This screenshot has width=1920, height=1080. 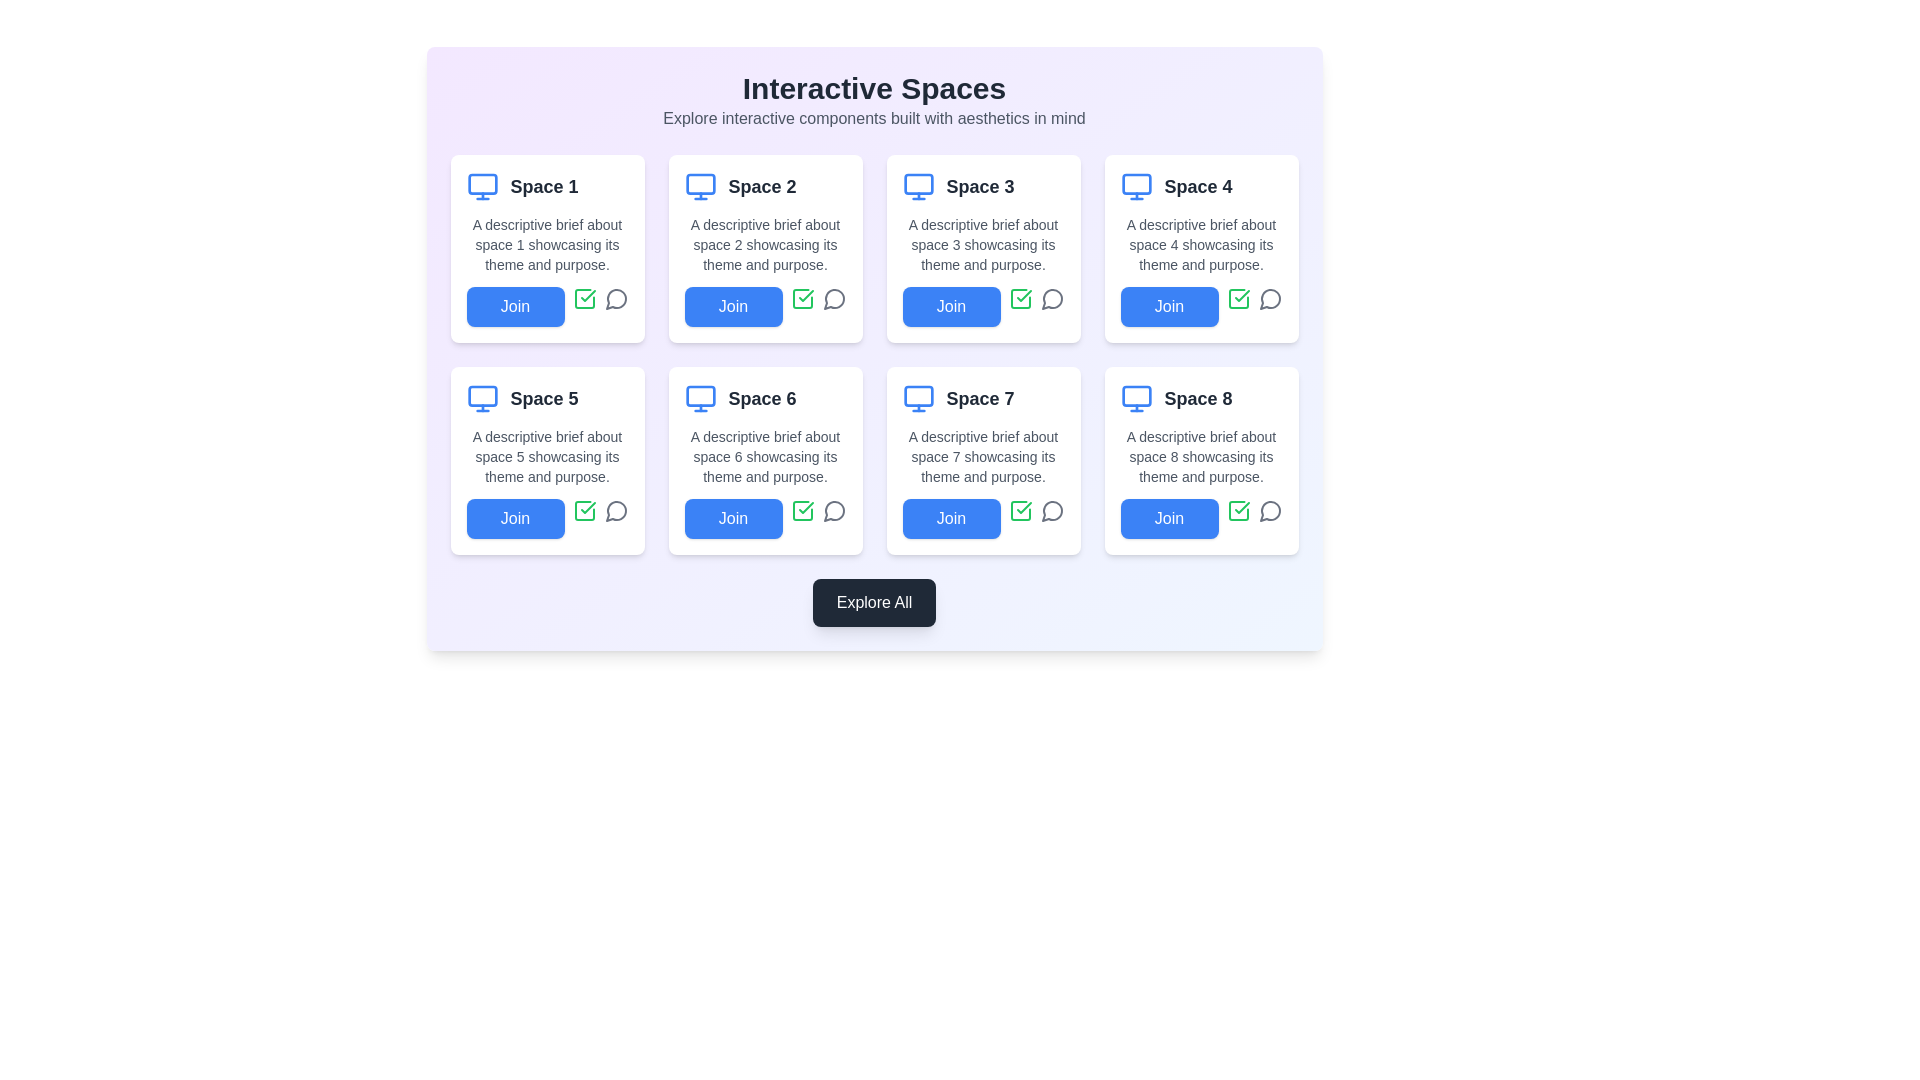 I want to click on the Text label that serves as a title for the fourth card in the first row of the grid layout, which indicates the name or category of the content displayed within that card, so click(x=1198, y=186).